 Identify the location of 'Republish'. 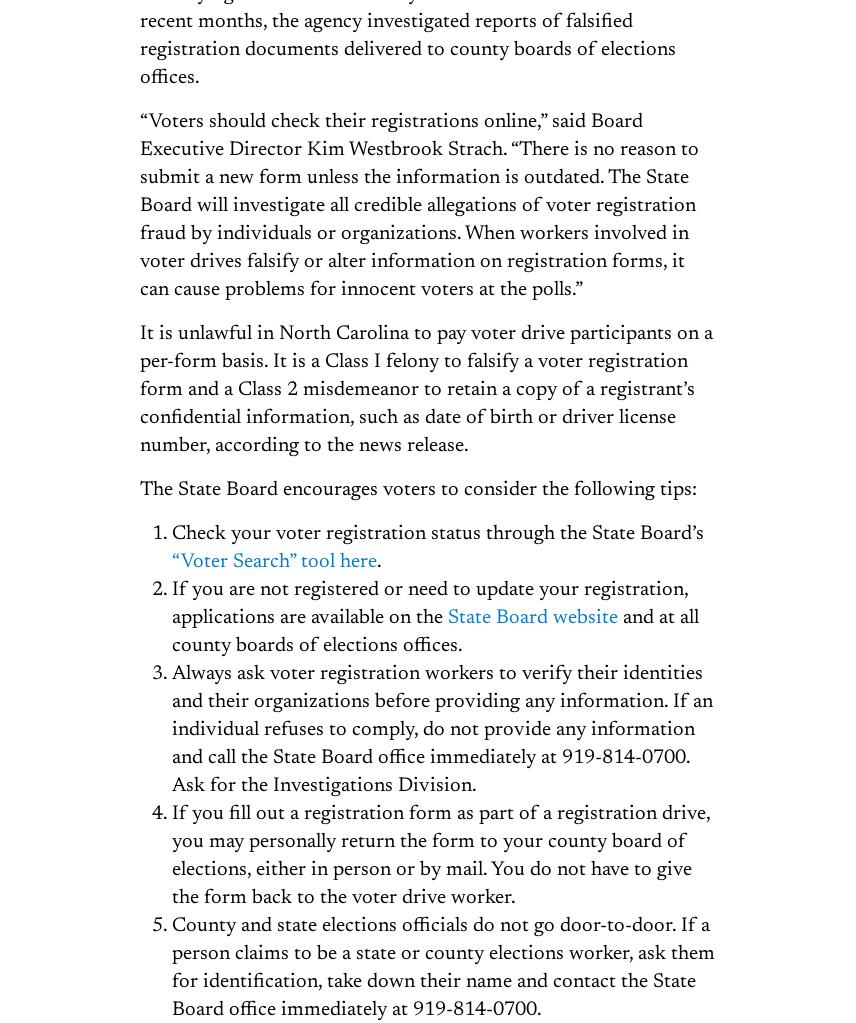
(252, 90).